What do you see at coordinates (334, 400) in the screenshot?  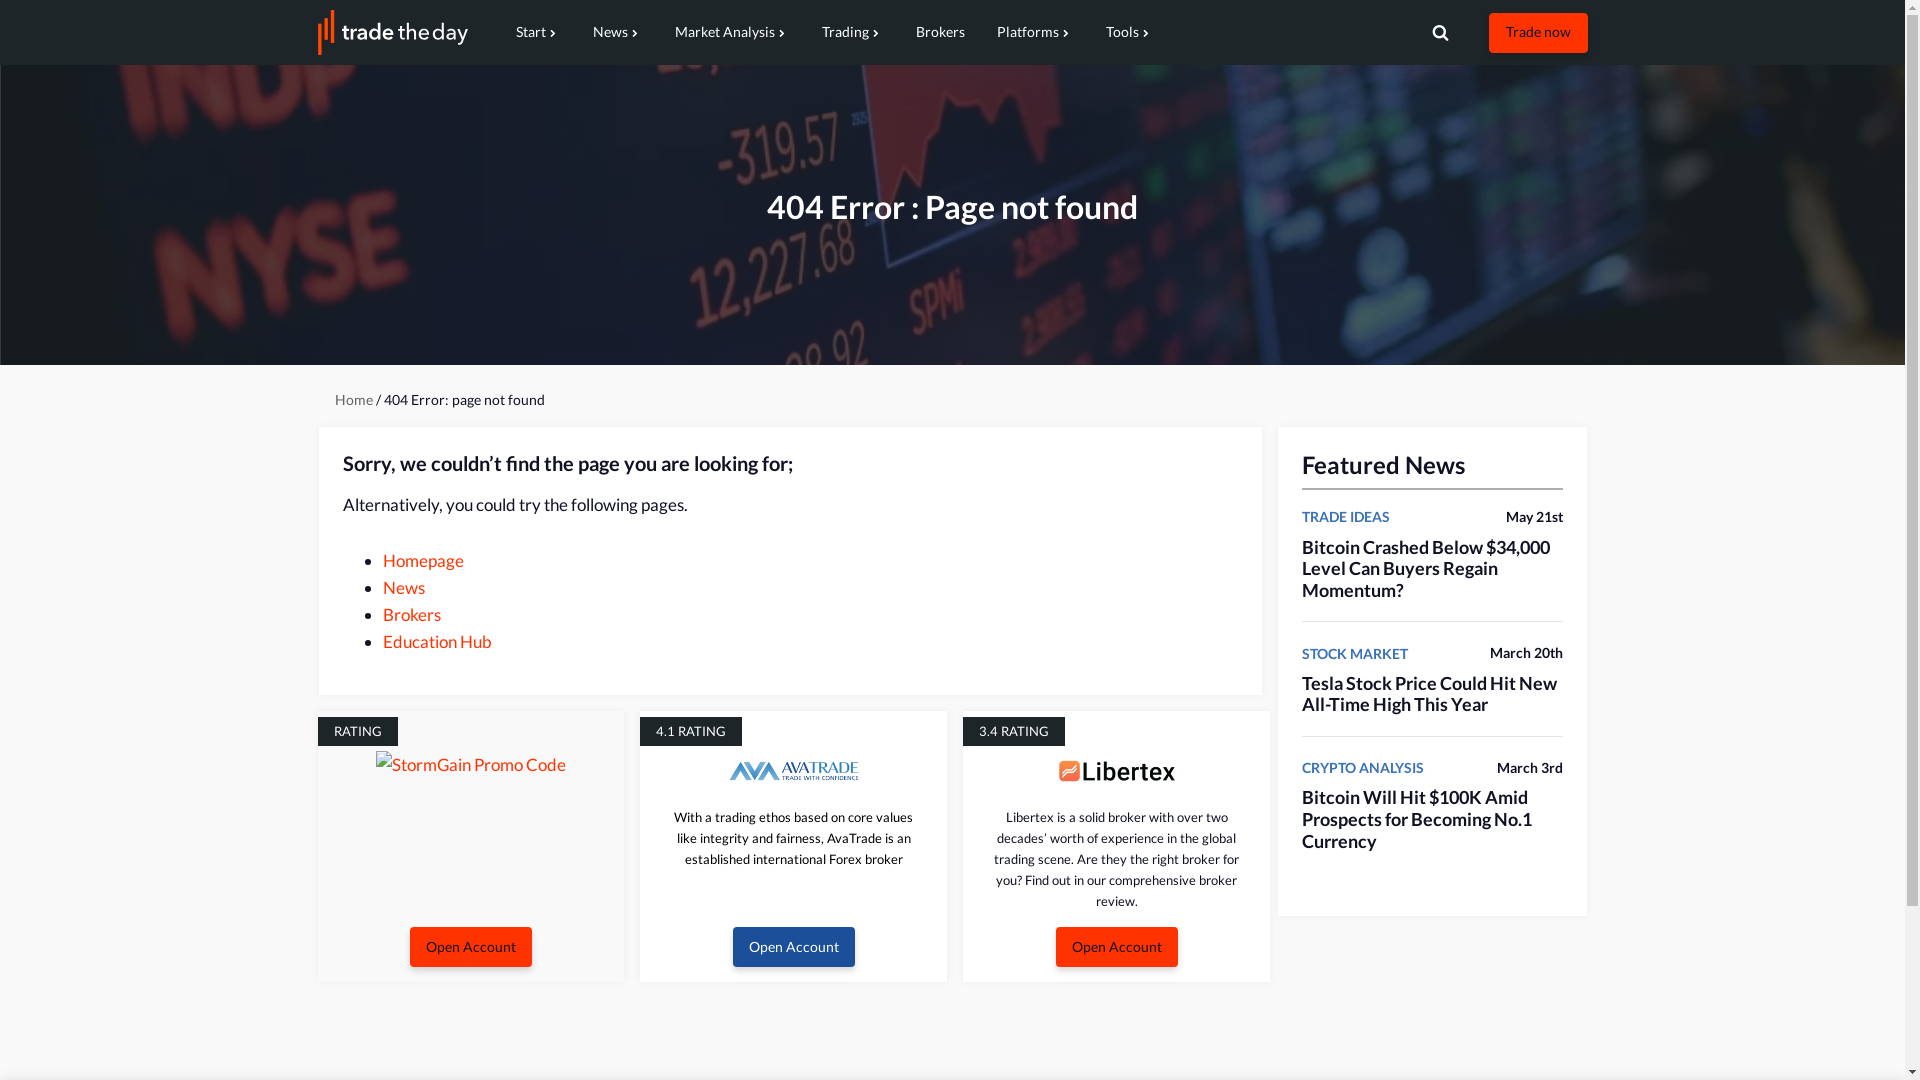 I see `'Home'` at bounding box center [334, 400].